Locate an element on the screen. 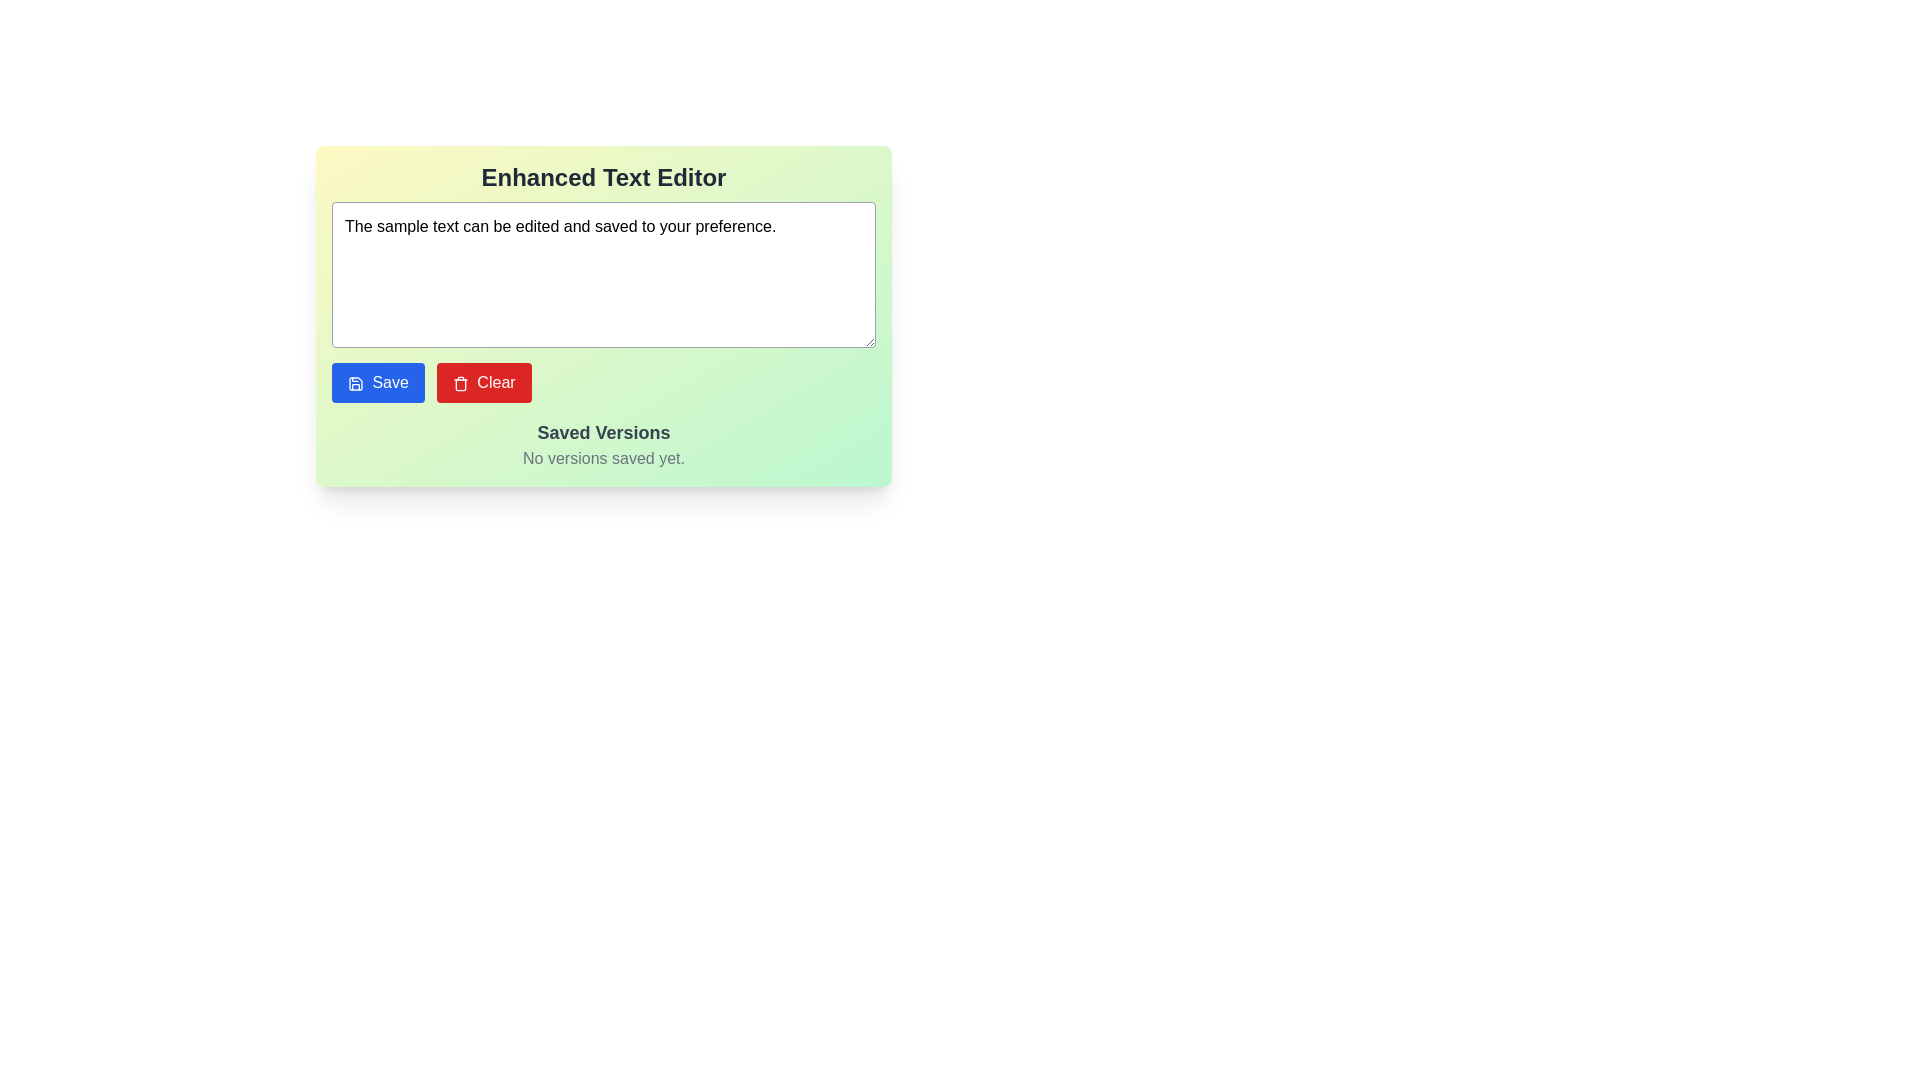 This screenshot has height=1080, width=1920. the trash can icon styled as a white trash can within a red circular button, which is part of the 'Clear' button, located to the left of the text 'Clear' is located at coordinates (459, 383).